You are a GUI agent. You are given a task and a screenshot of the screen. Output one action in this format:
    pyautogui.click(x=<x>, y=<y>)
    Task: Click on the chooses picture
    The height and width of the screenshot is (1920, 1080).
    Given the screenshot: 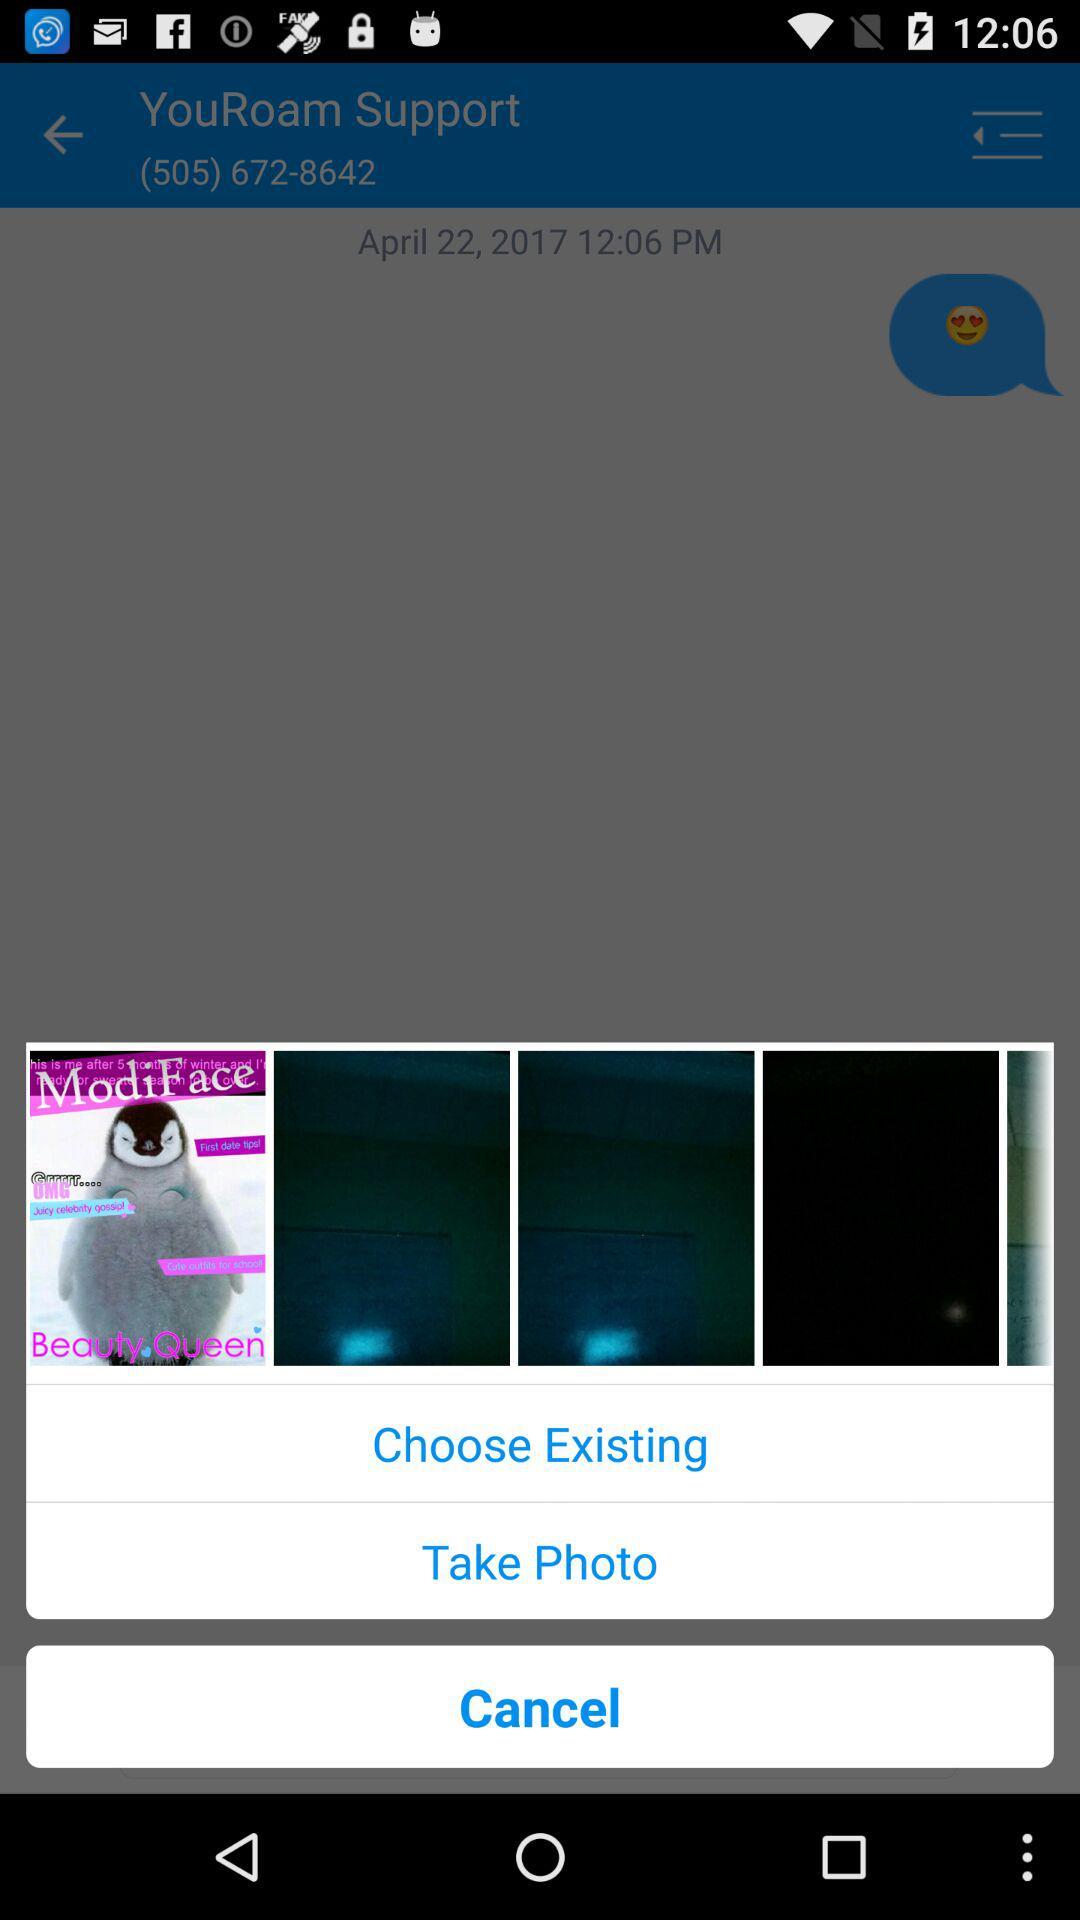 What is the action you would take?
    pyautogui.click(x=636, y=1207)
    